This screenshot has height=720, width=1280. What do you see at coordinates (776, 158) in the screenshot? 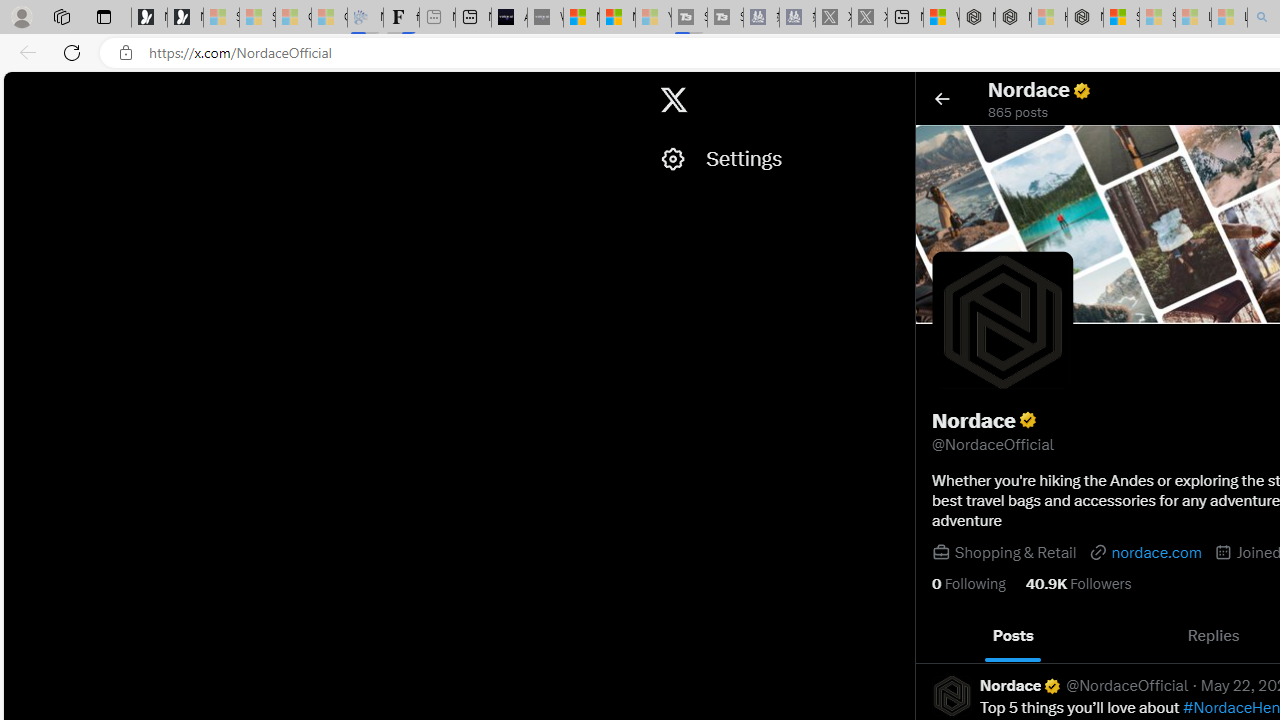
I see `'Settings'` at bounding box center [776, 158].